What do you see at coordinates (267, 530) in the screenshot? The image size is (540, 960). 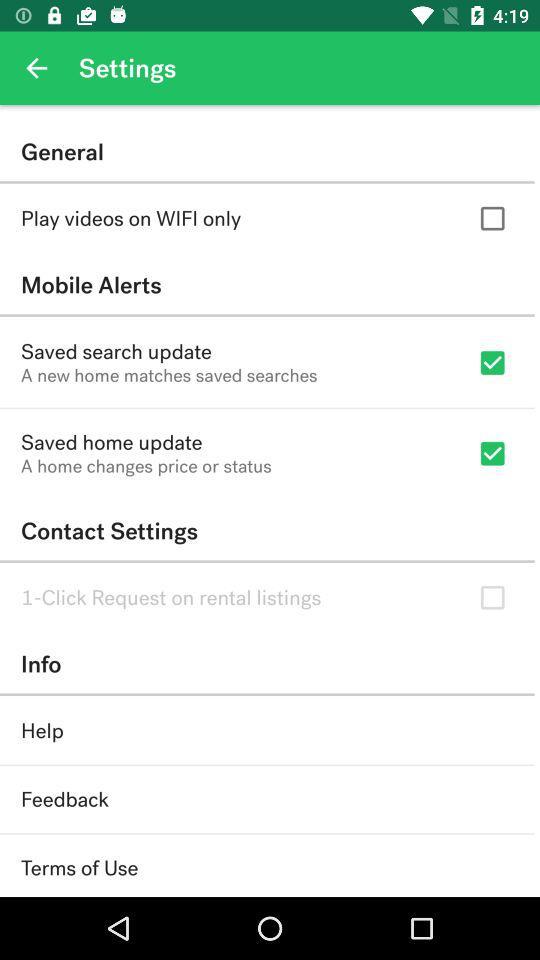 I see `contact settings` at bounding box center [267, 530].